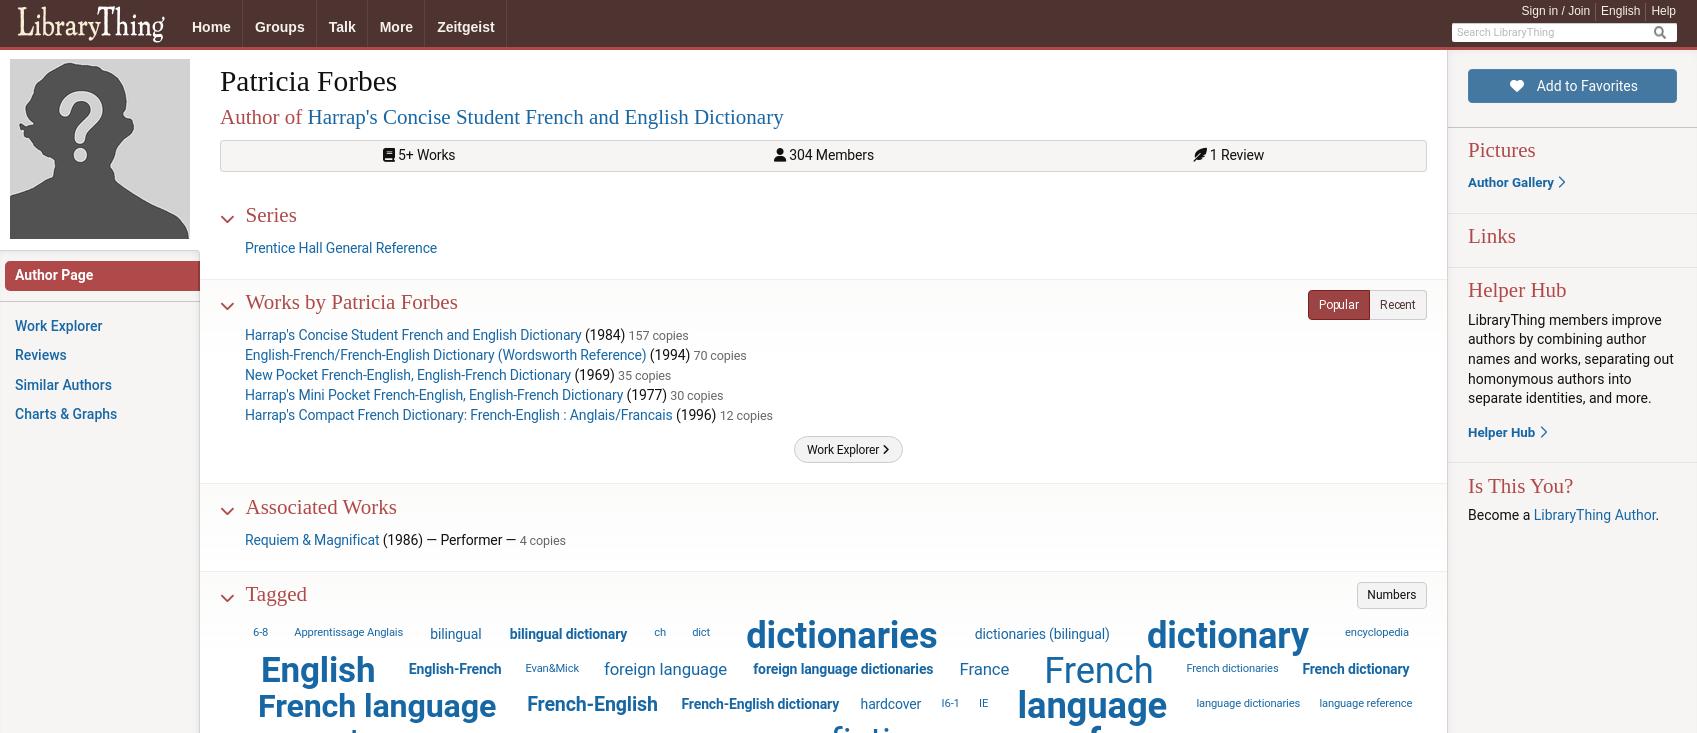  Describe the element at coordinates (393, 154) in the screenshot. I see `'5+ Works'` at that location.